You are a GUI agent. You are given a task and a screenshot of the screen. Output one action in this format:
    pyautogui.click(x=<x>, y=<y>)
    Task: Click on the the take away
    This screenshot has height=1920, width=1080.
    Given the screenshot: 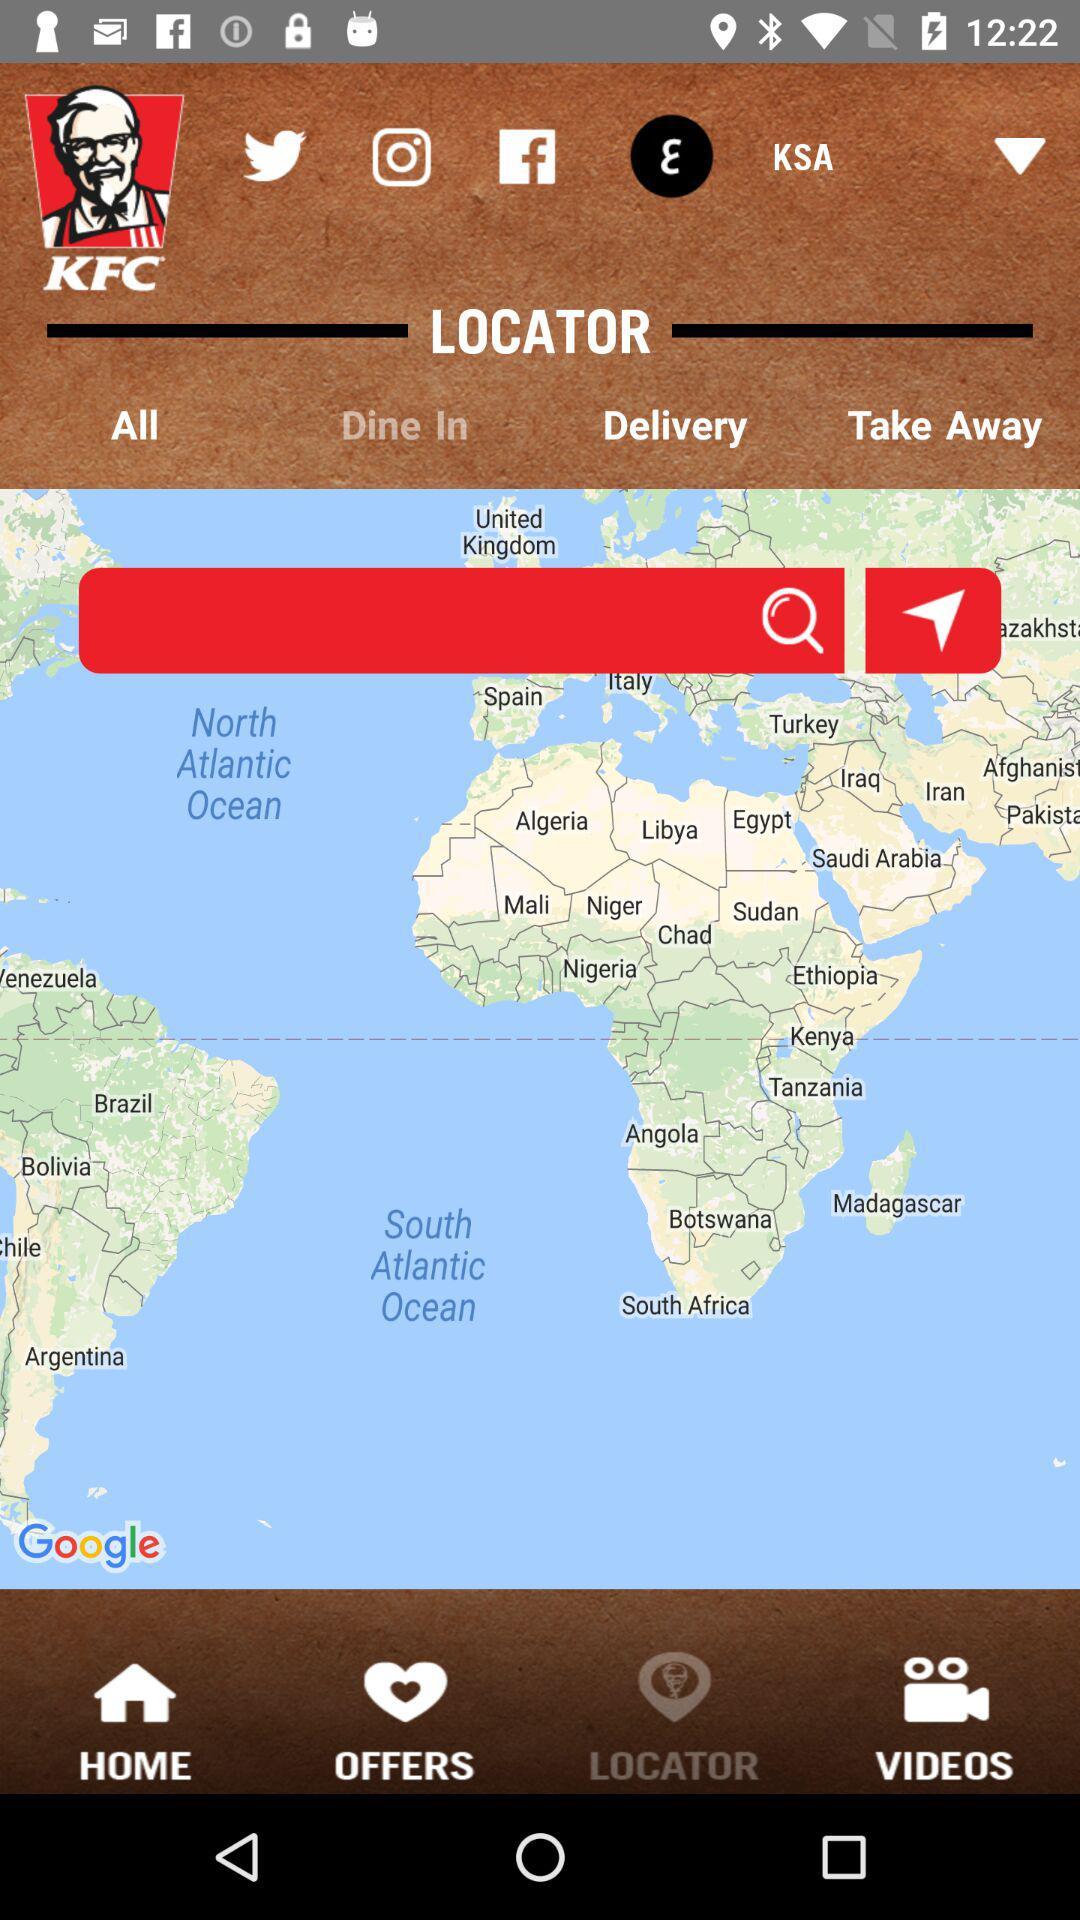 What is the action you would take?
    pyautogui.click(x=945, y=425)
    